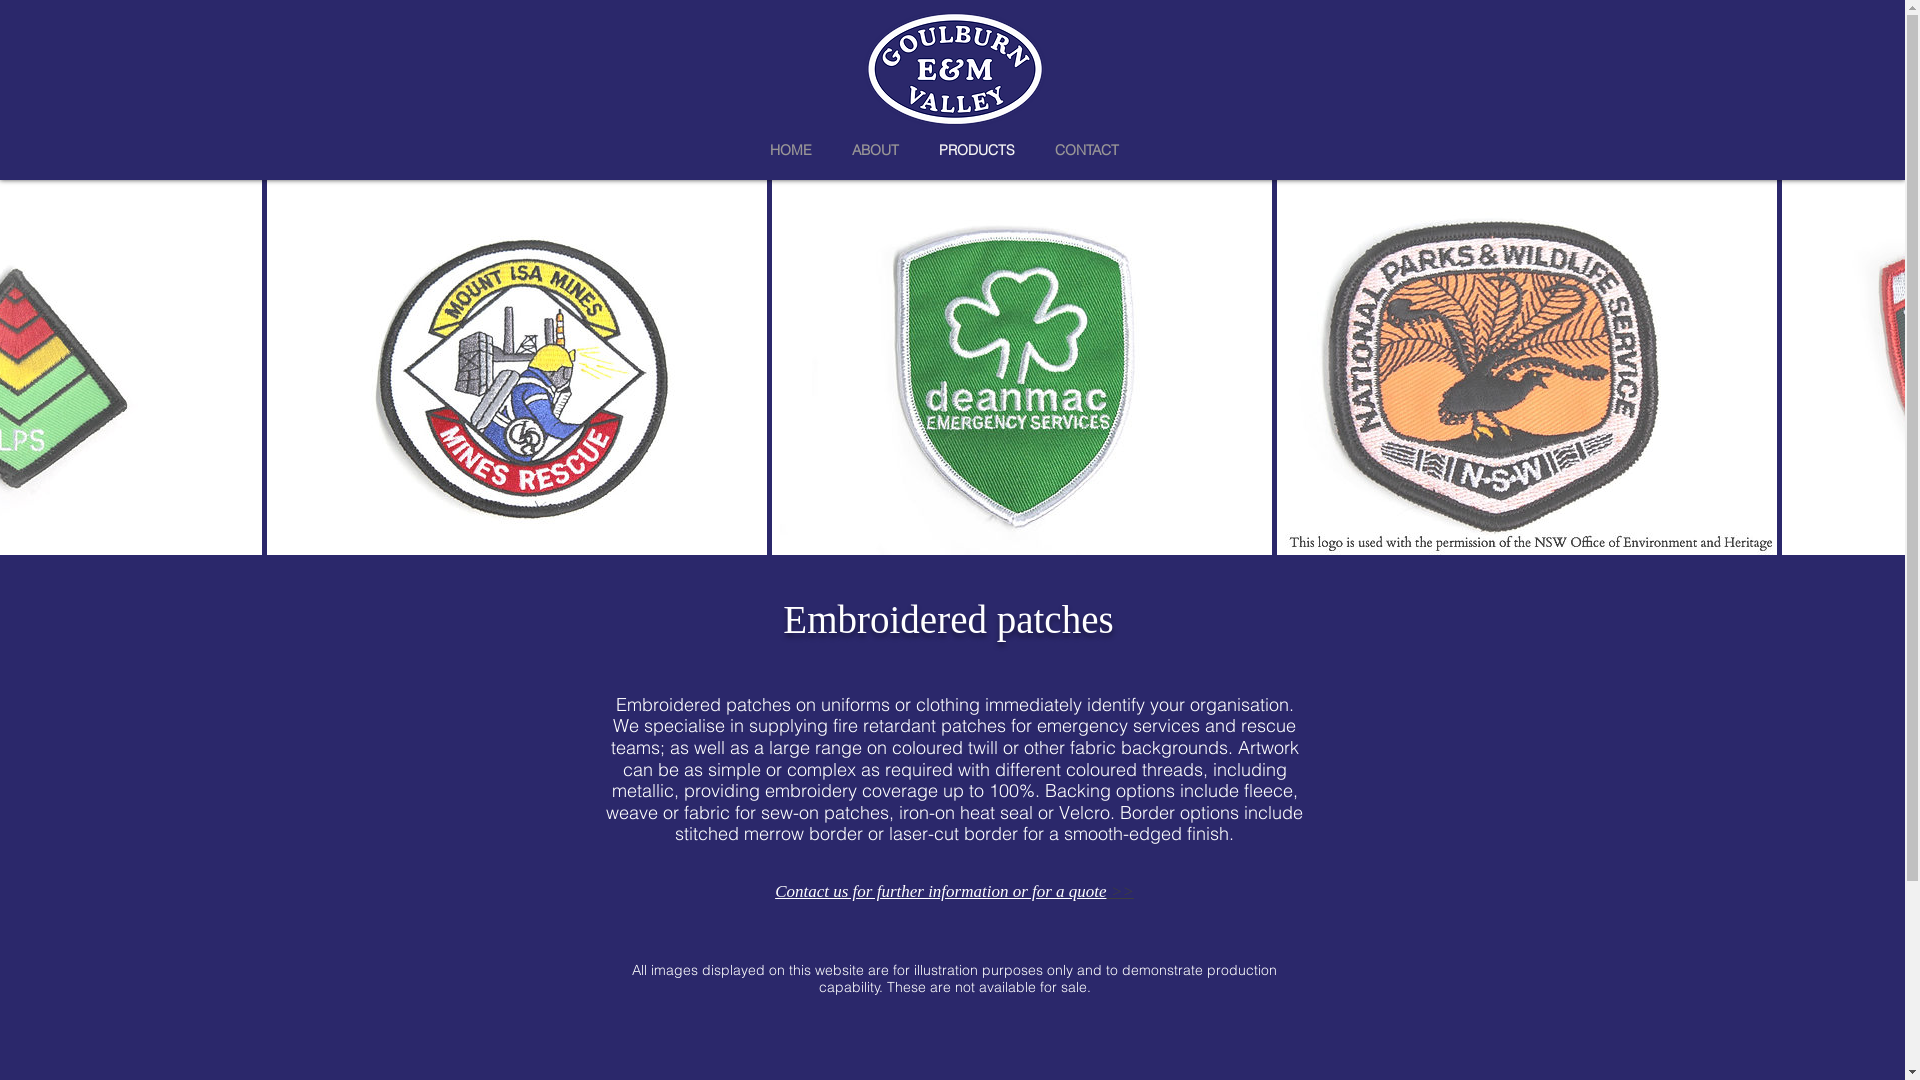 The width and height of the screenshot is (1920, 1080). I want to click on 'PRODUCTS', so click(977, 147).